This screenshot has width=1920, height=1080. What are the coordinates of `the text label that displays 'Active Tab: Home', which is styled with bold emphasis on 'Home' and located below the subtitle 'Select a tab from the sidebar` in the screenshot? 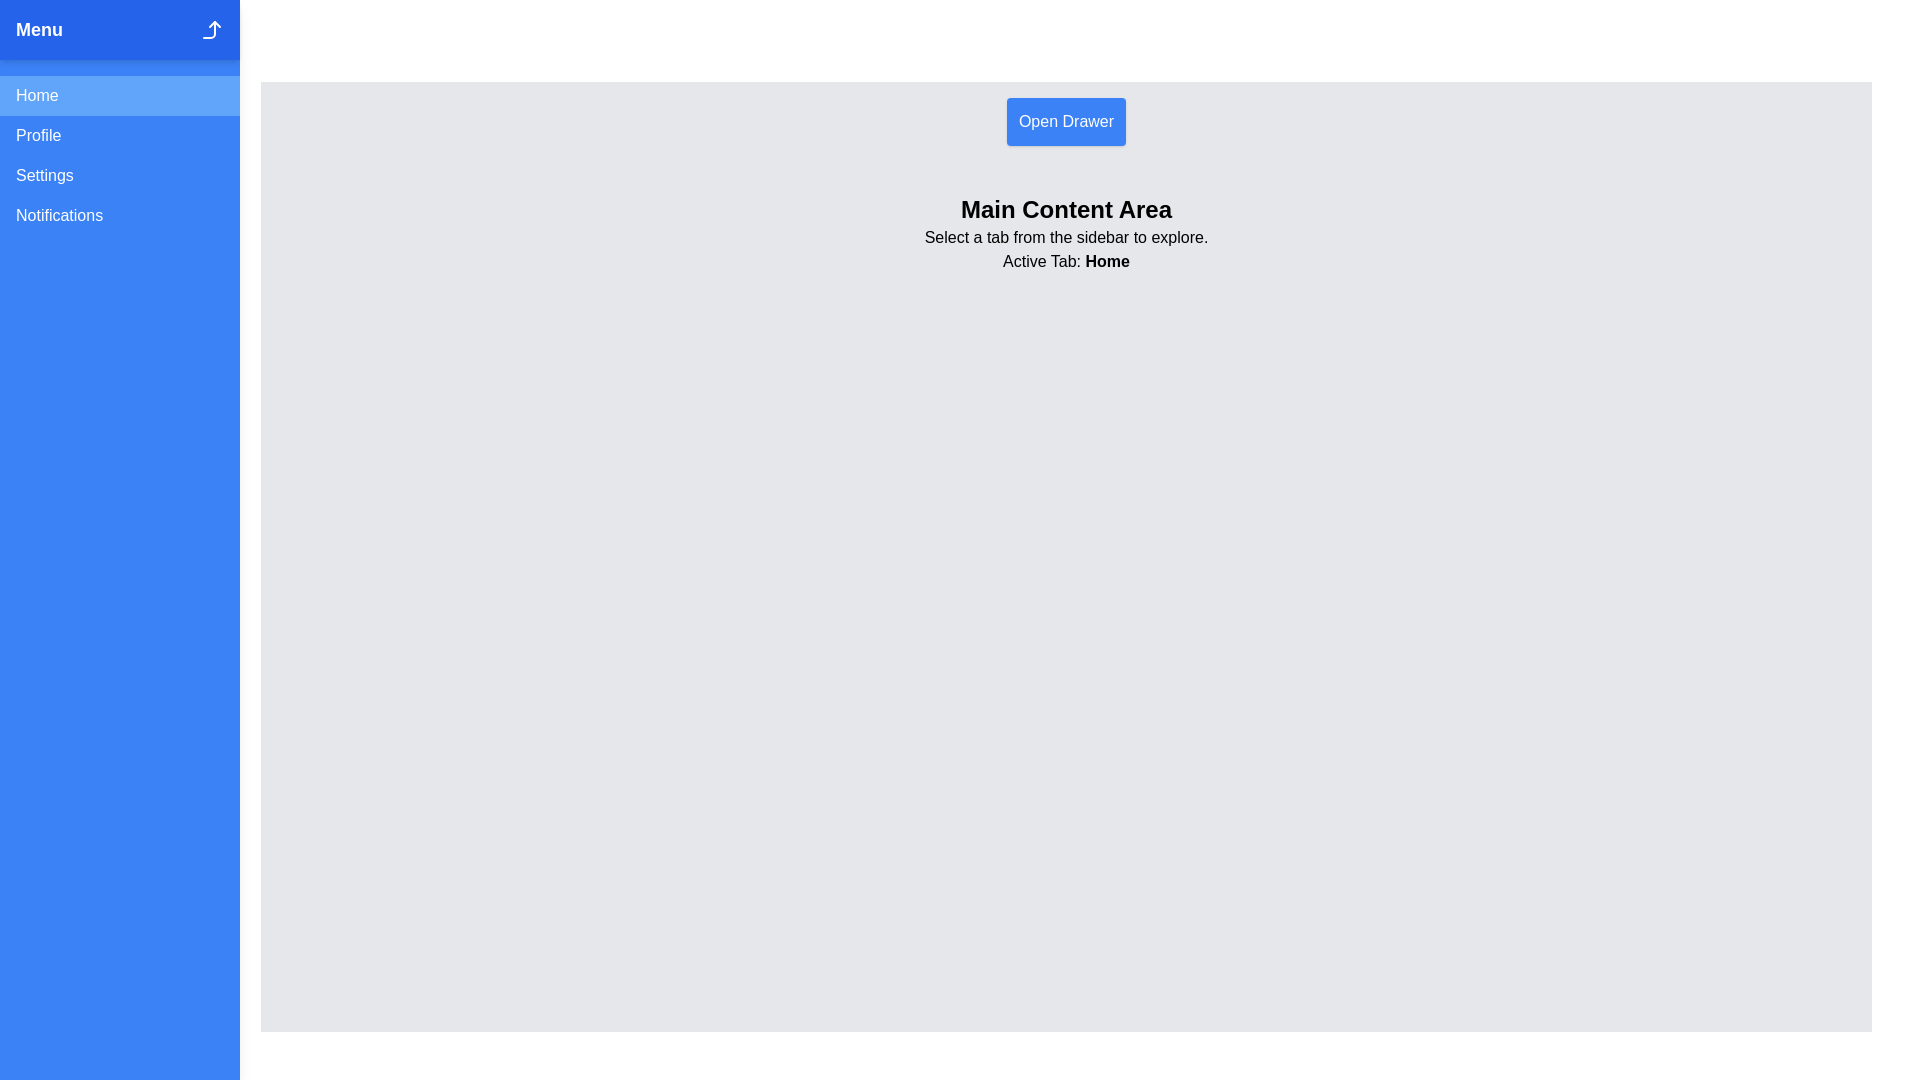 It's located at (1065, 261).